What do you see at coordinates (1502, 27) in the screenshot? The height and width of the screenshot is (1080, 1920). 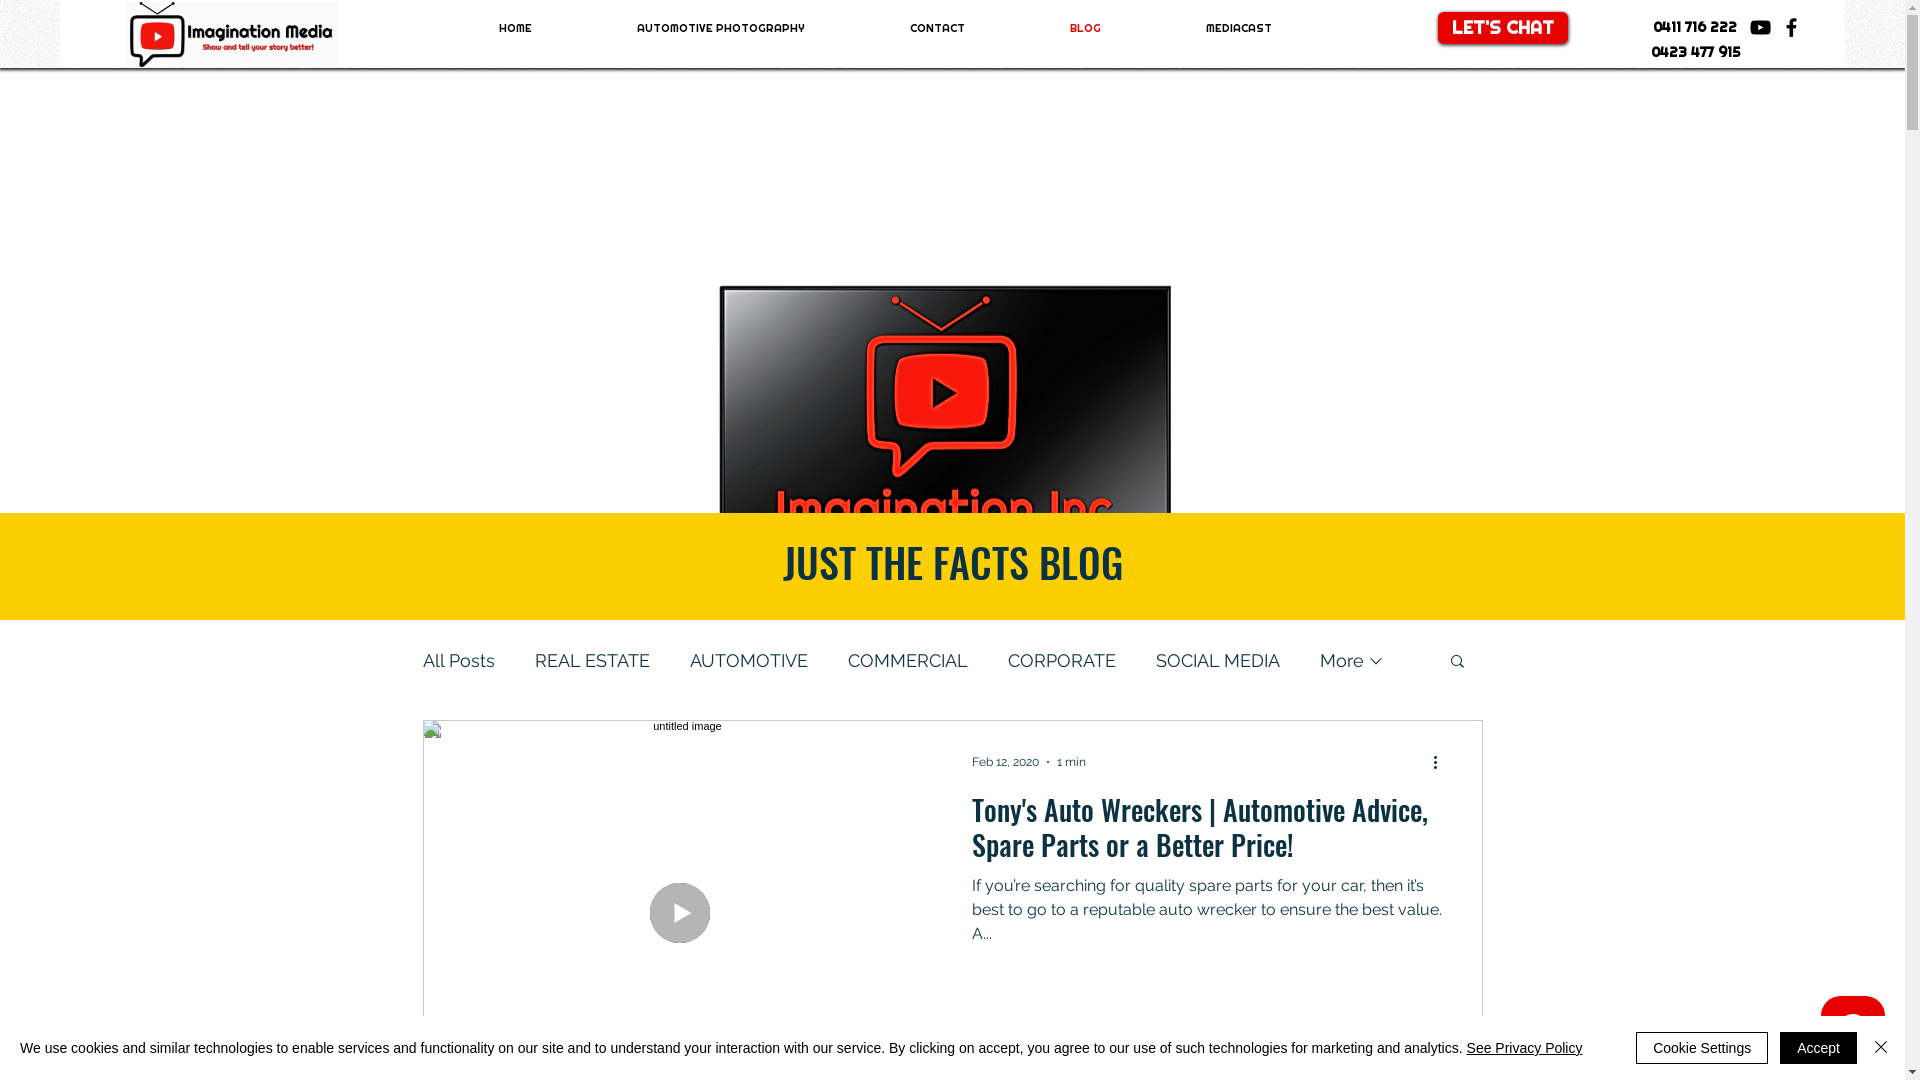 I see `'LET'S CHAT'` at bounding box center [1502, 27].